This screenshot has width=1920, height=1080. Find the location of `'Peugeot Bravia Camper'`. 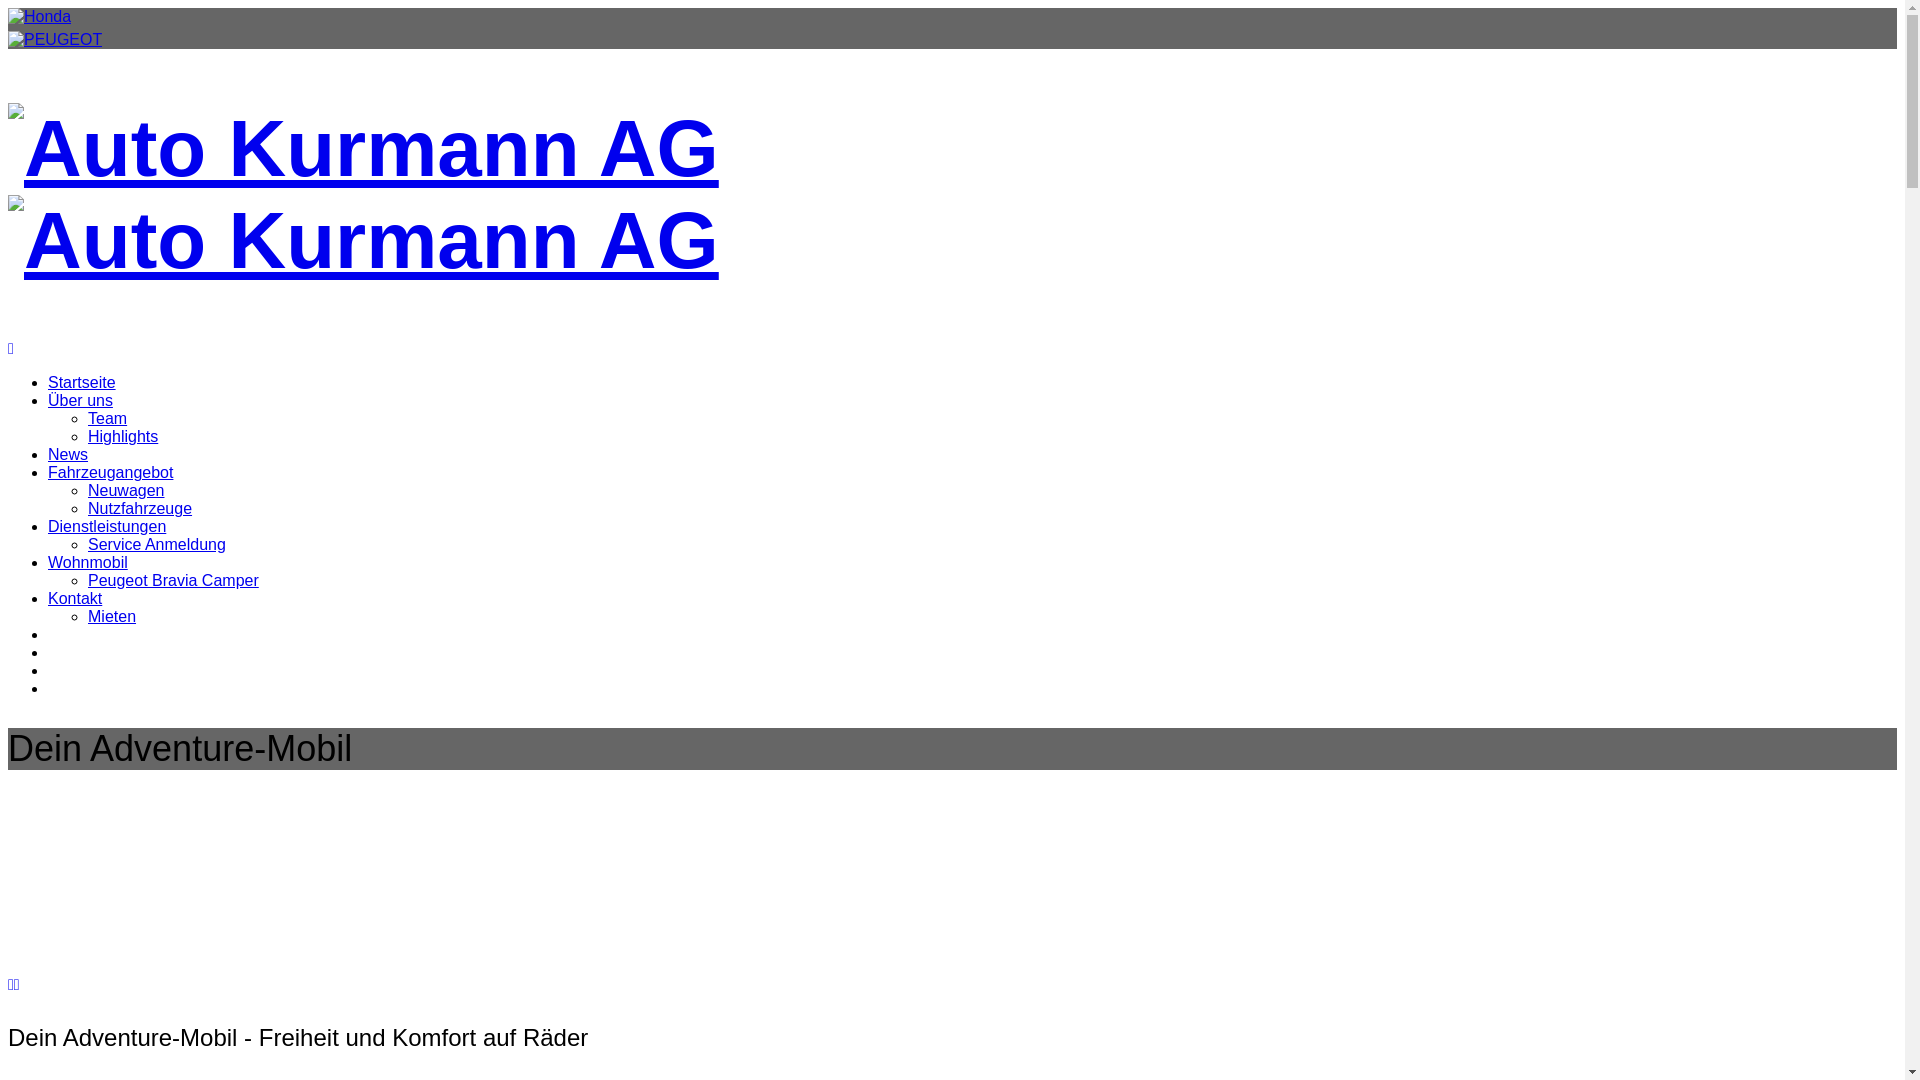

'Peugeot Bravia Camper' is located at coordinates (173, 580).